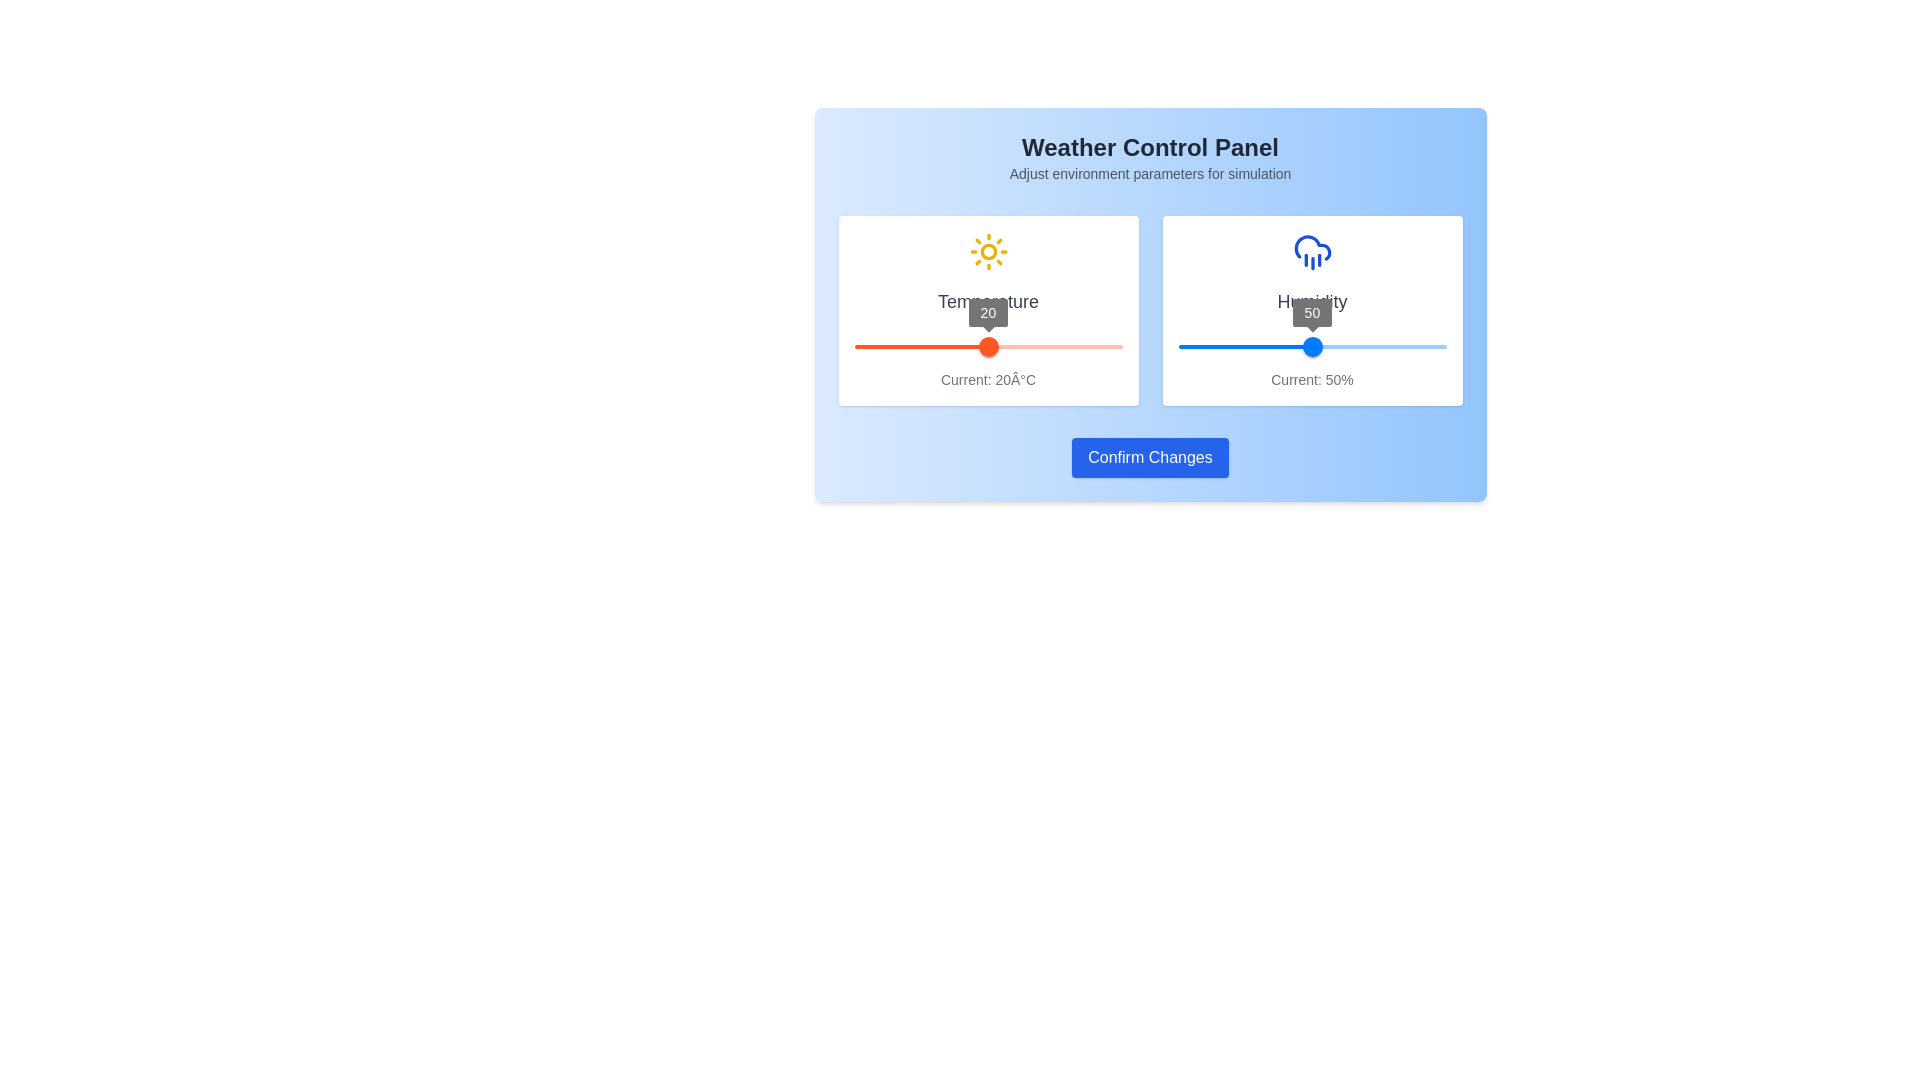  What do you see at coordinates (1392, 346) in the screenshot?
I see `humidity` at bounding box center [1392, 346].